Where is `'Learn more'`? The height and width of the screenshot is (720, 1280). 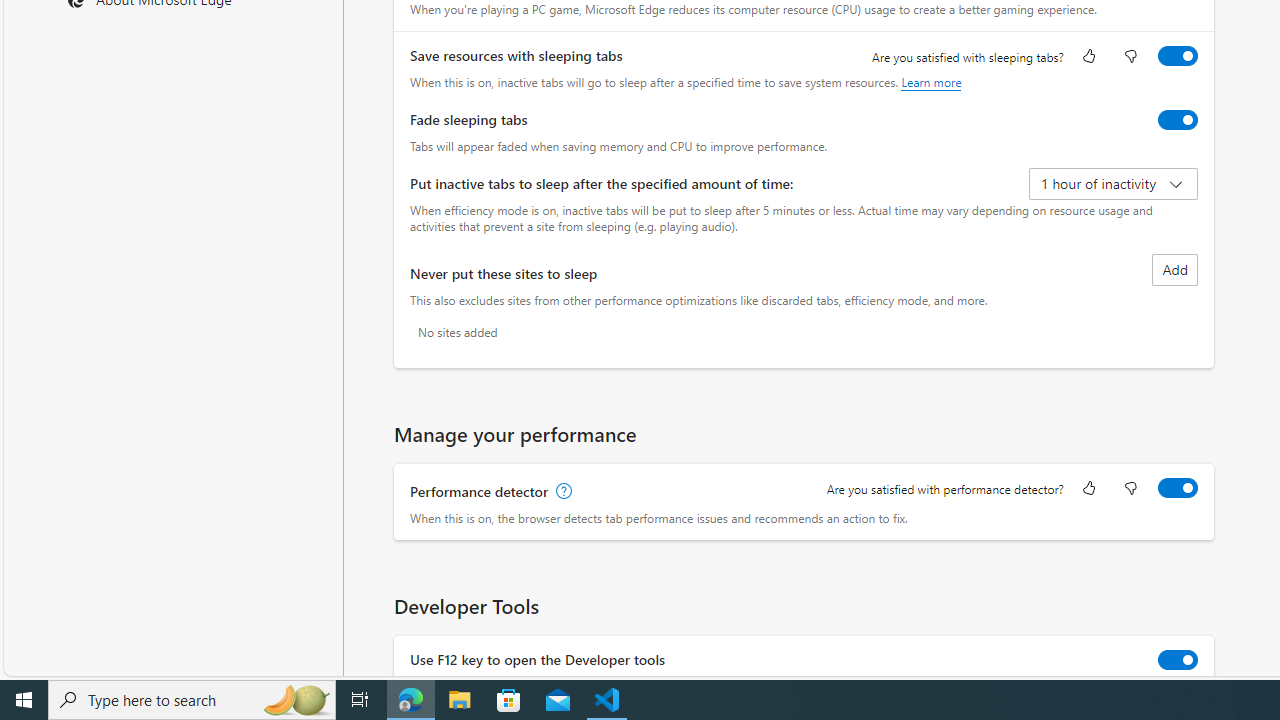
'Learn more' is located at coordinates (930, 81).